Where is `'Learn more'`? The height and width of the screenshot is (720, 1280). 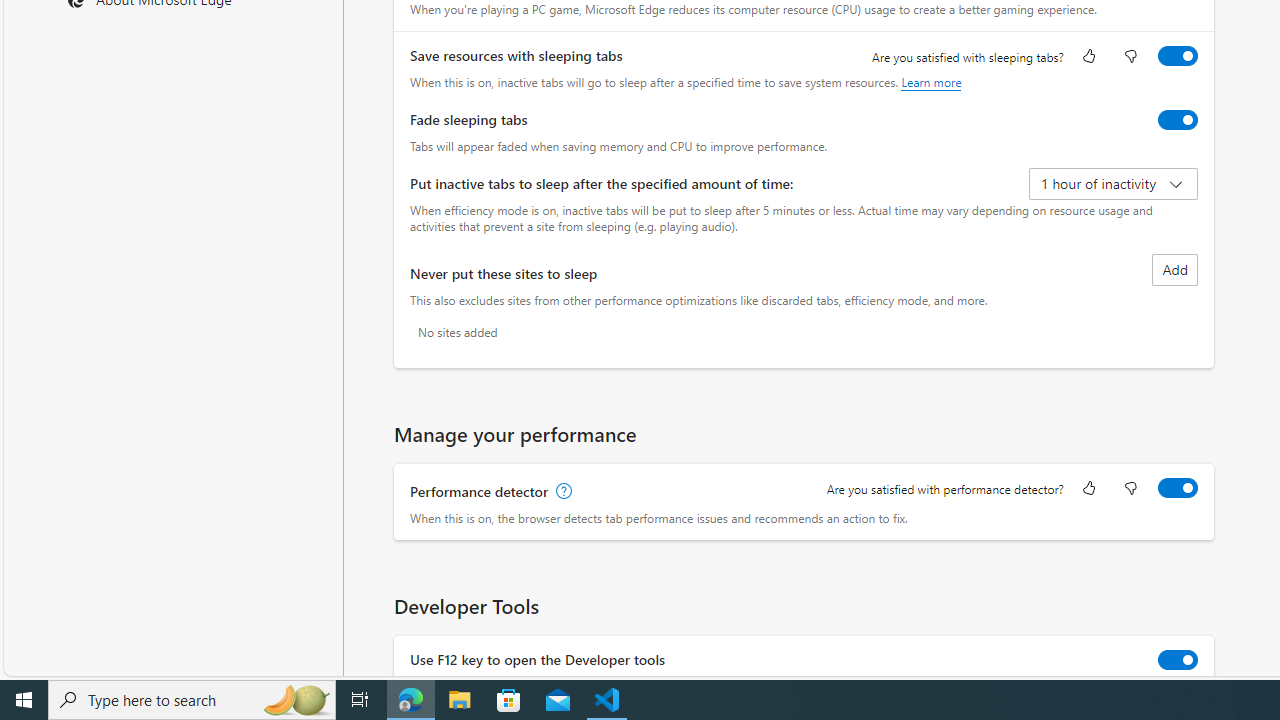
'Learn more' is located at coordinates (930, 81).